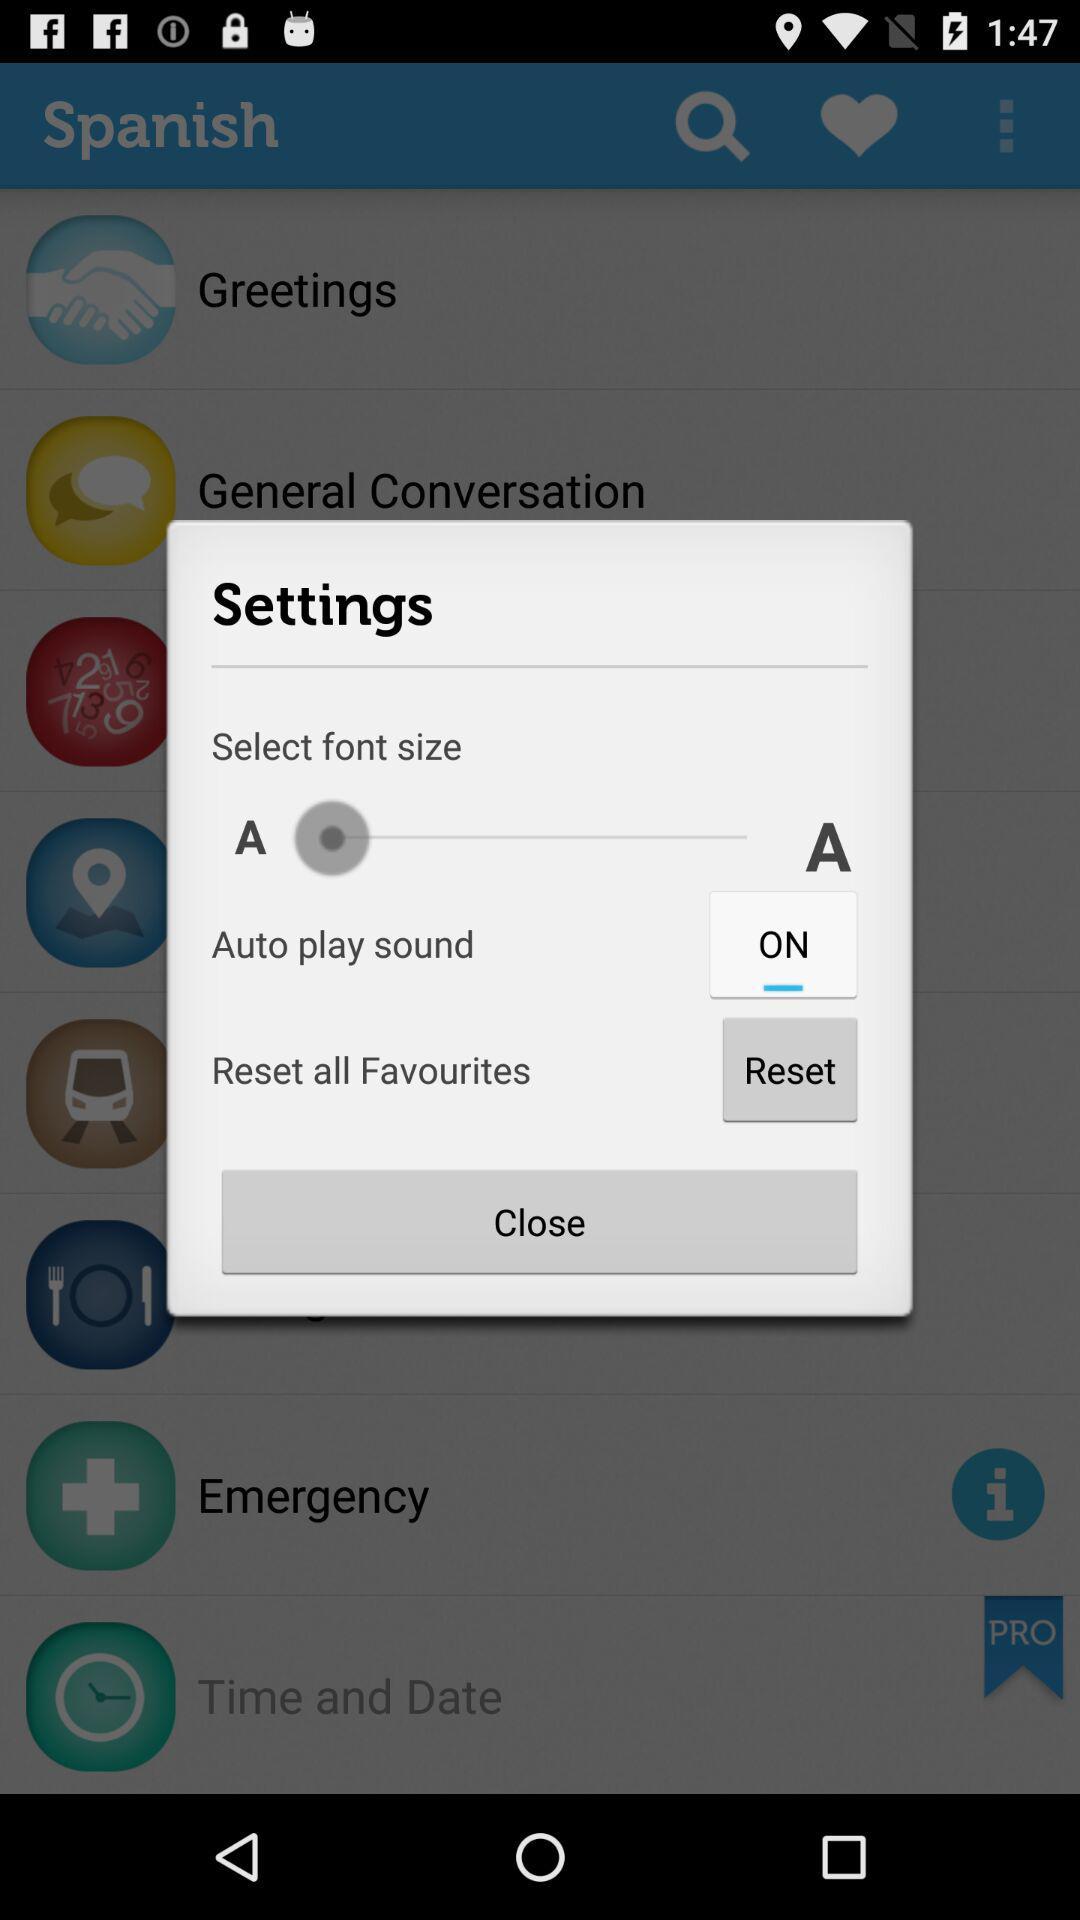 This screenshot has height=1920, width=1080. I want to click on on, so click(782, 942).